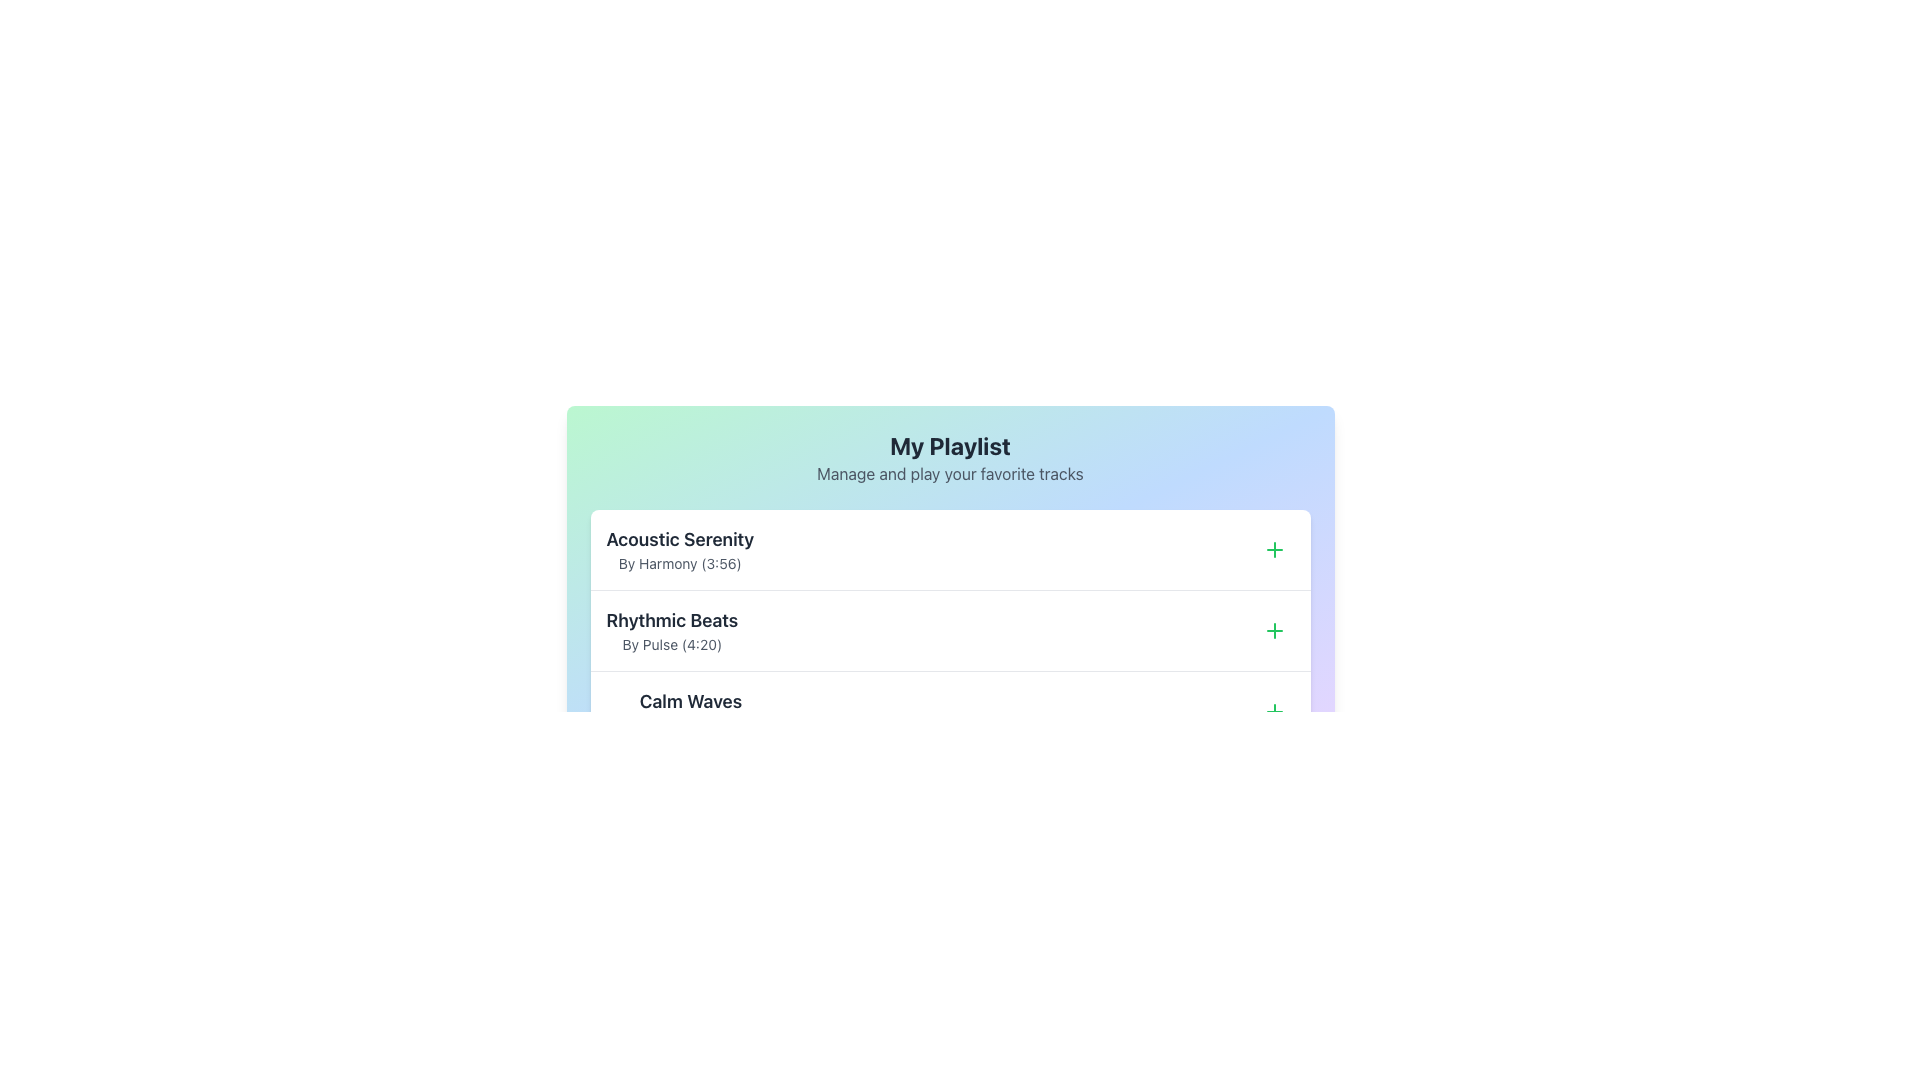  I want to click on the text label displaying the title of the media track, which is located at the bottommost item of a vertically stacked list in the playlist interface, aligned to the left above the subtitle 'By Relaxing Sounds (5:10)', so click(691, 711).